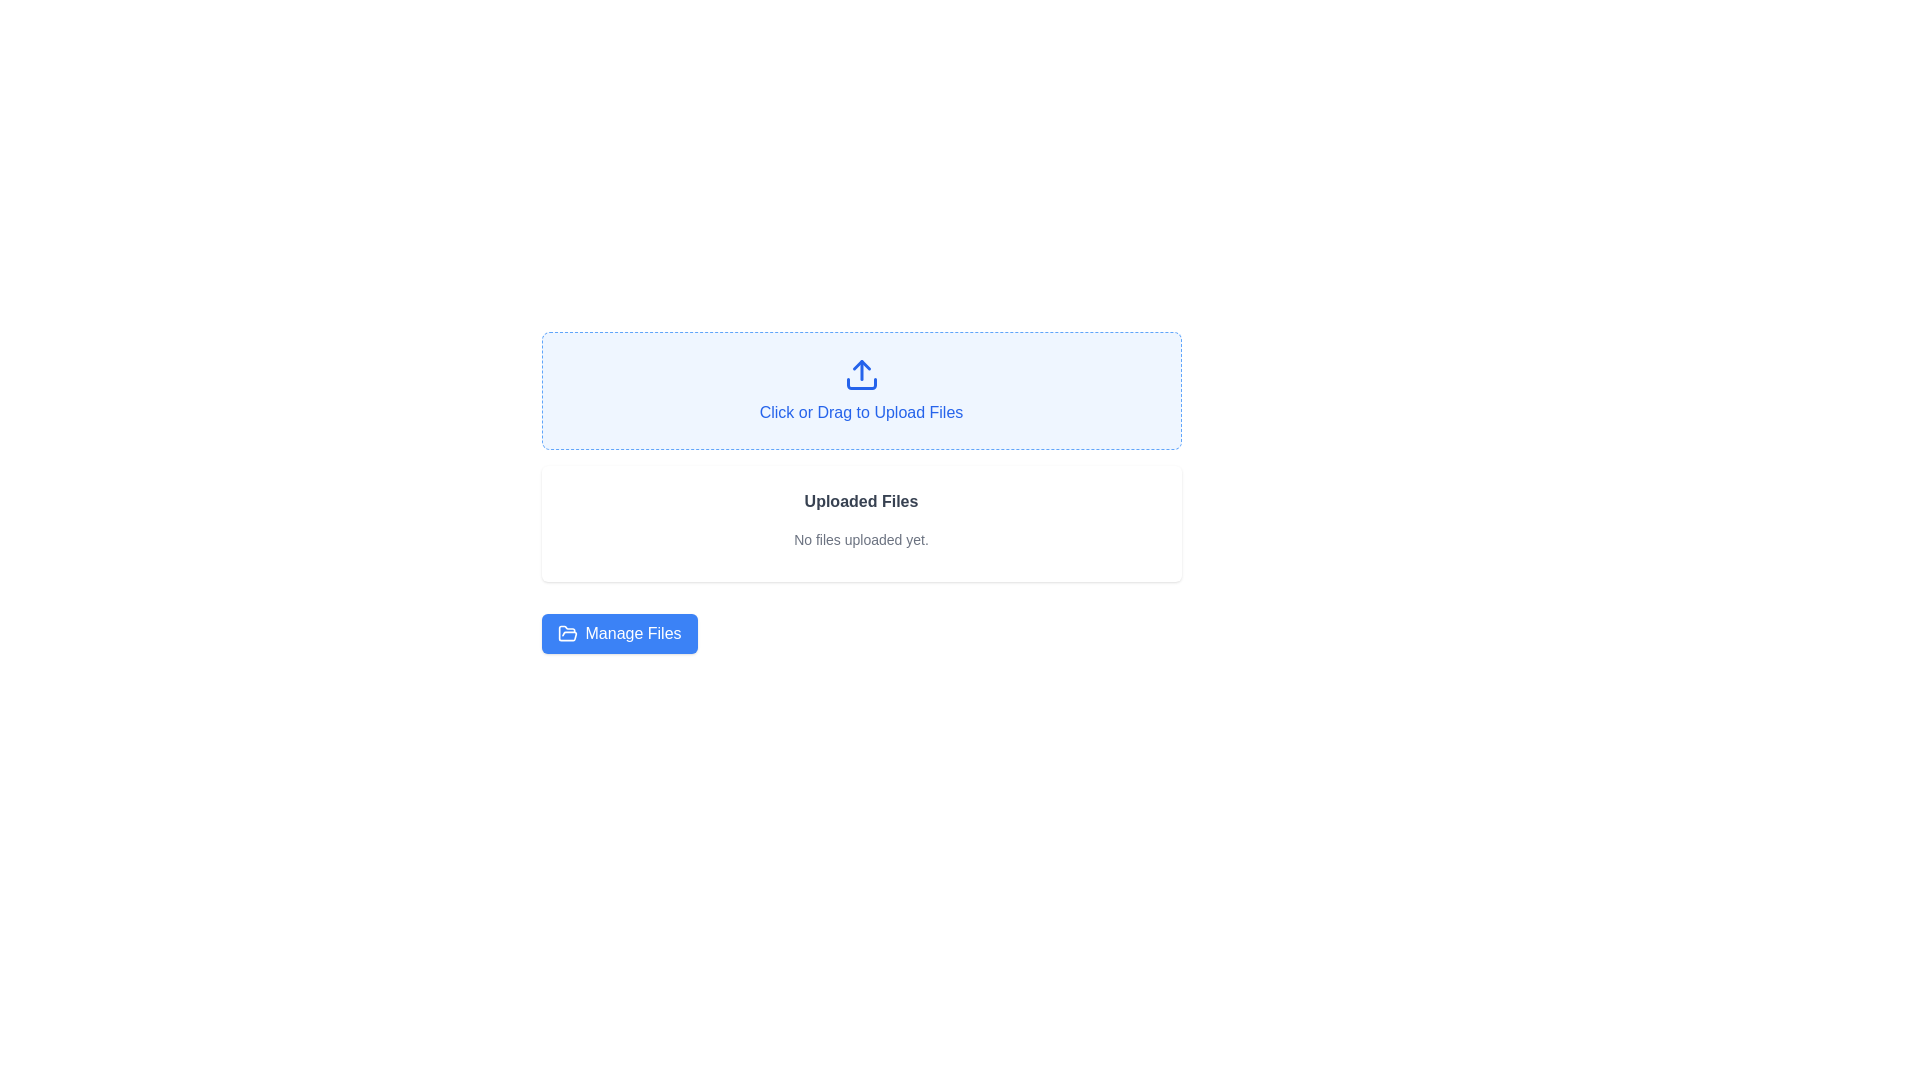 The width and height of the screenshot is (1920, 1080). I want to click on and drop files onto the clickable text component labeled 'Click or Drag, so click(861, 397).